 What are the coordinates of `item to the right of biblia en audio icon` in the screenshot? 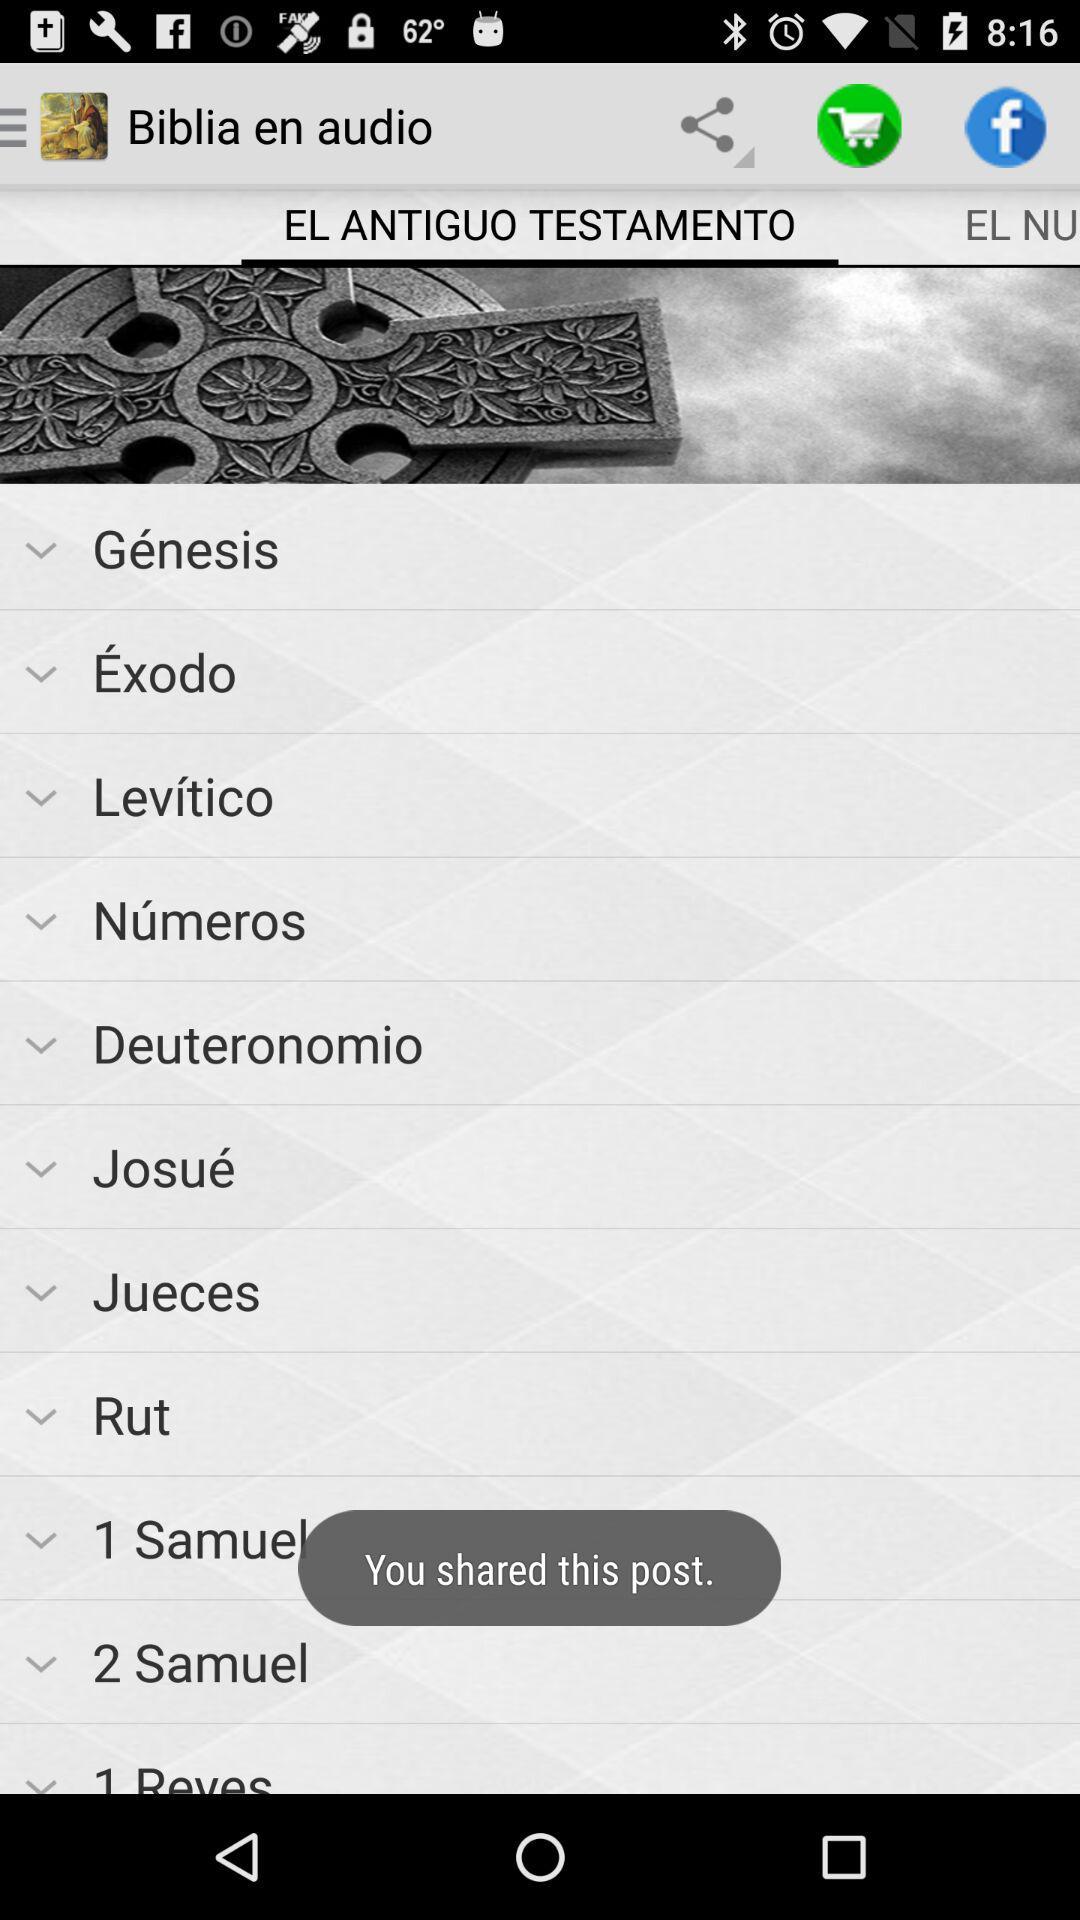 It's located at (711, 124).